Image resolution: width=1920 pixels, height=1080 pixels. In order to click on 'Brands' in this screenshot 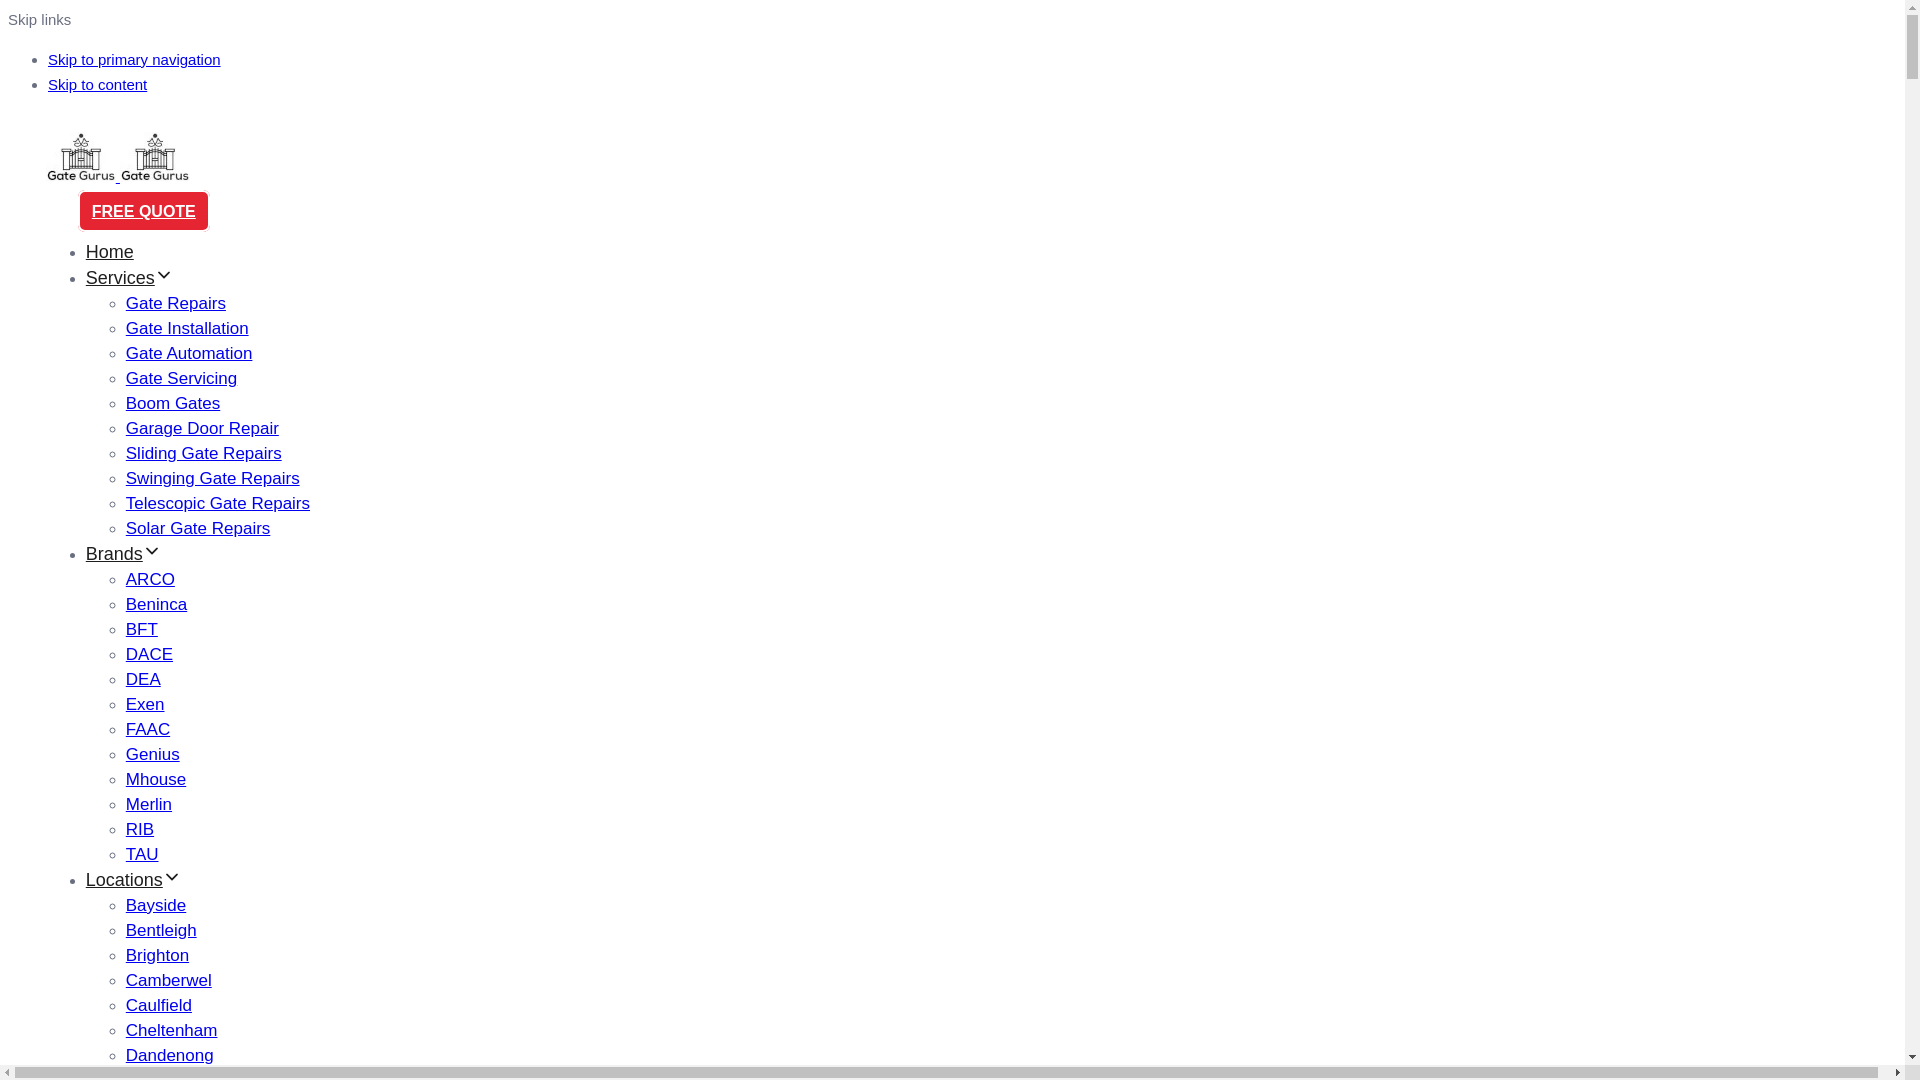, I will do `click(122, 554)`.